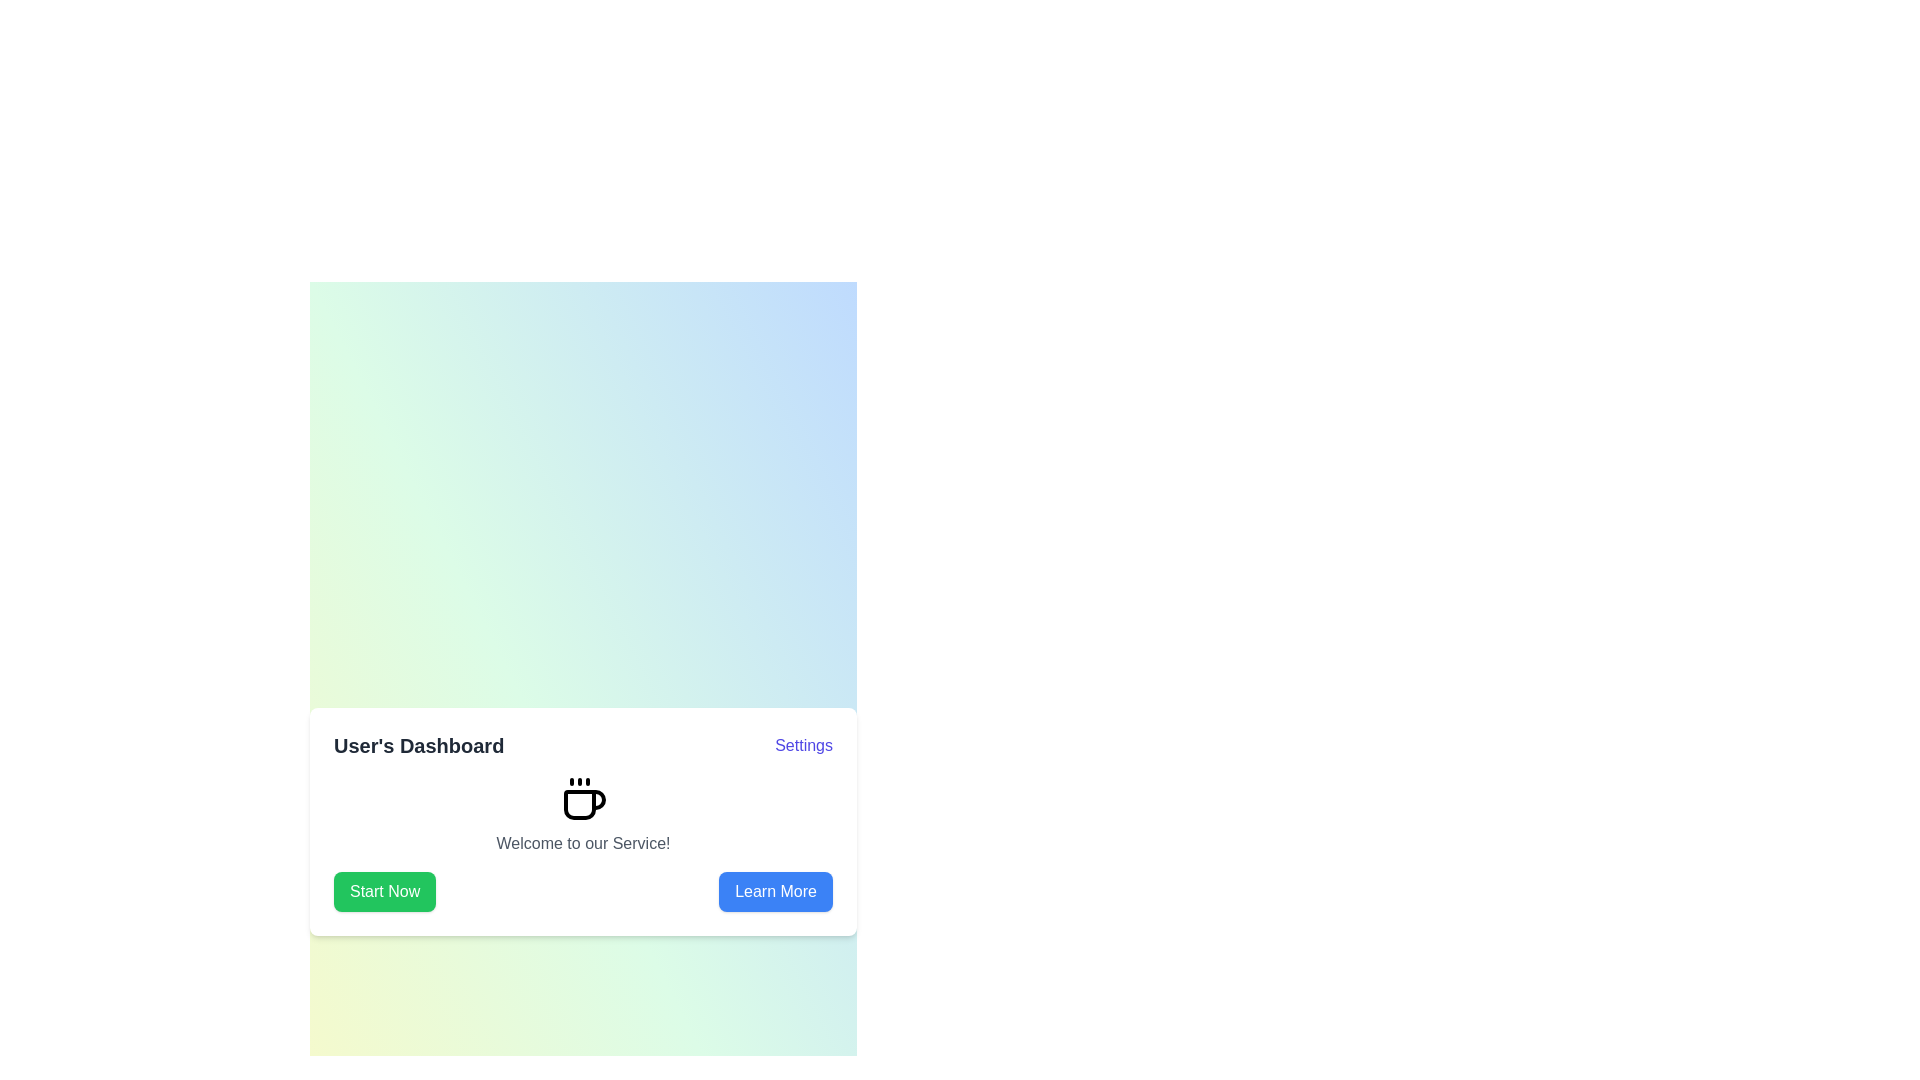 The image size is (1920, 1080). I want to click on the base of the coffee cup icon, which is part of the decorative SVG graphic located in the center of the card interface, positioned below the 'User's Dashboard' text and above the 'Welcome to our Service!' label, so click(583, 804).